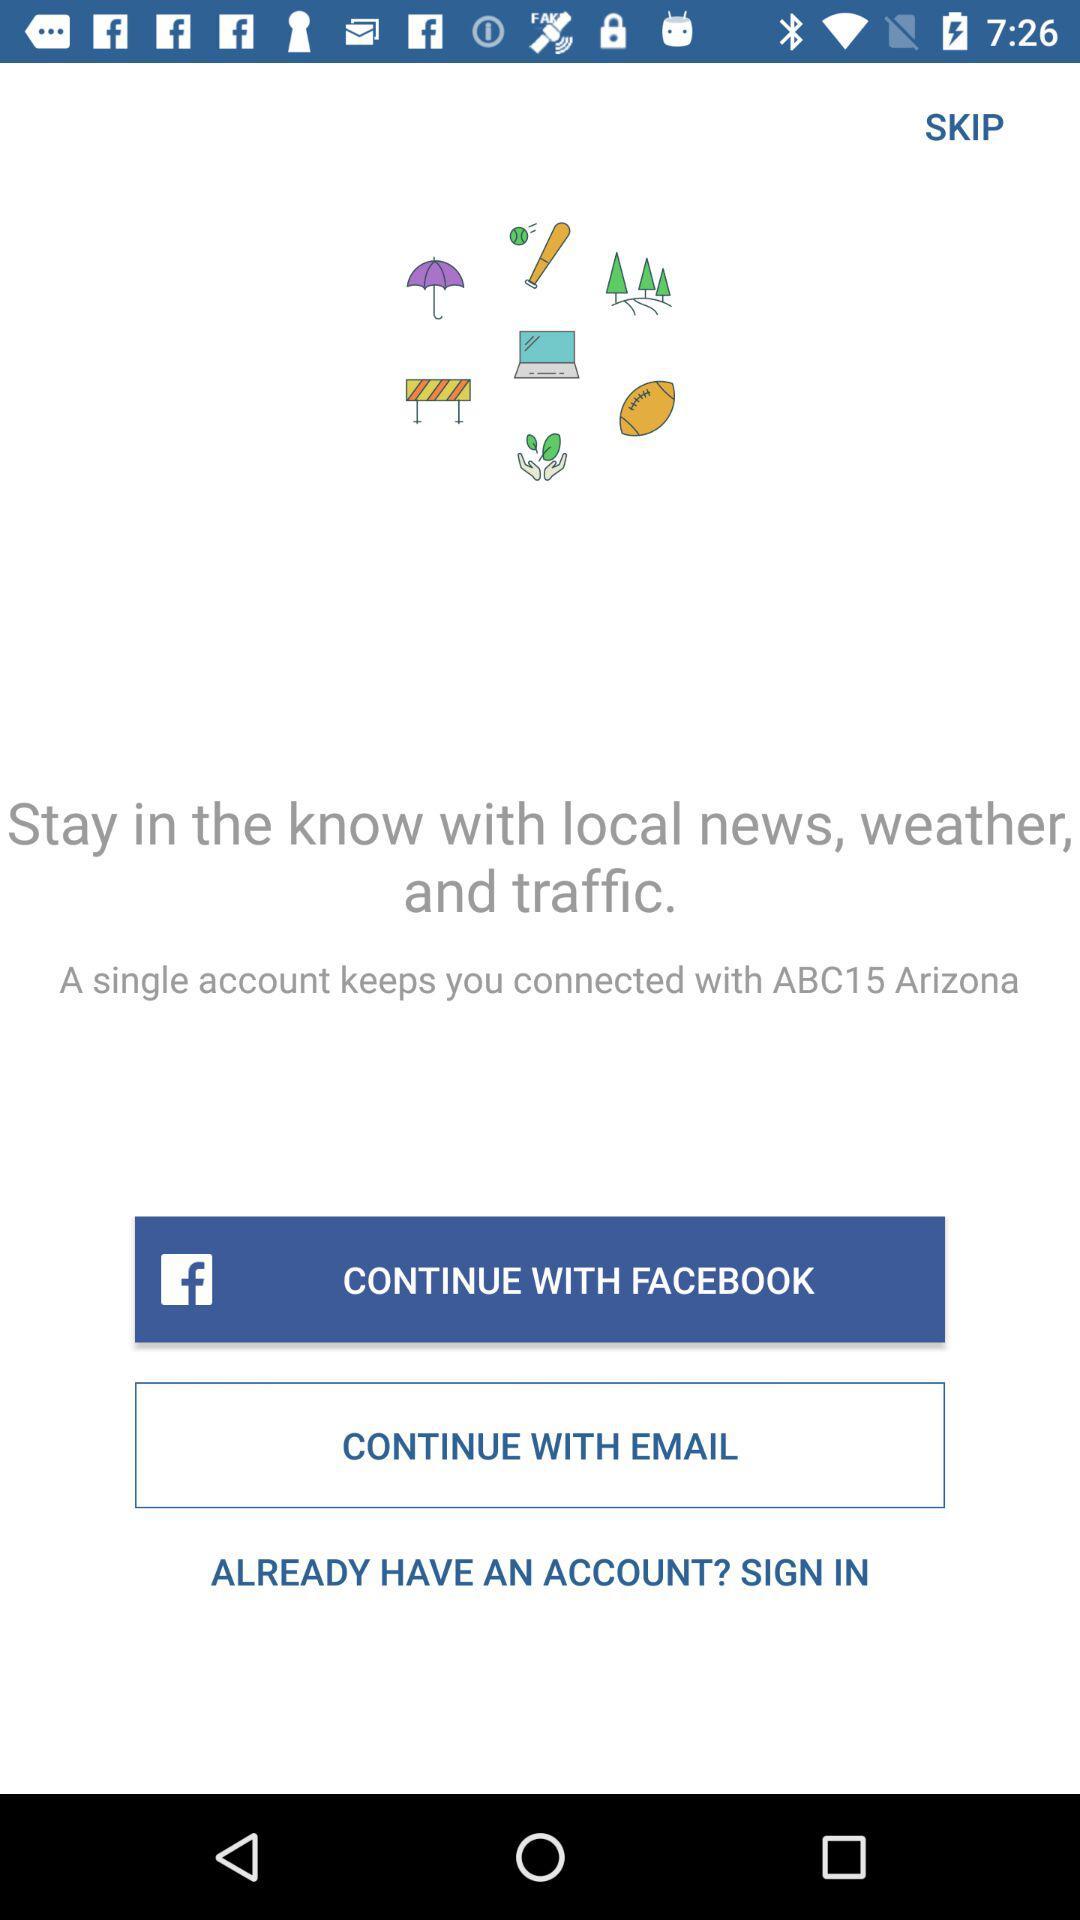 This screenshot has width=1080, height=1920. I want to click on item at the top right corner, so click(963, 124).